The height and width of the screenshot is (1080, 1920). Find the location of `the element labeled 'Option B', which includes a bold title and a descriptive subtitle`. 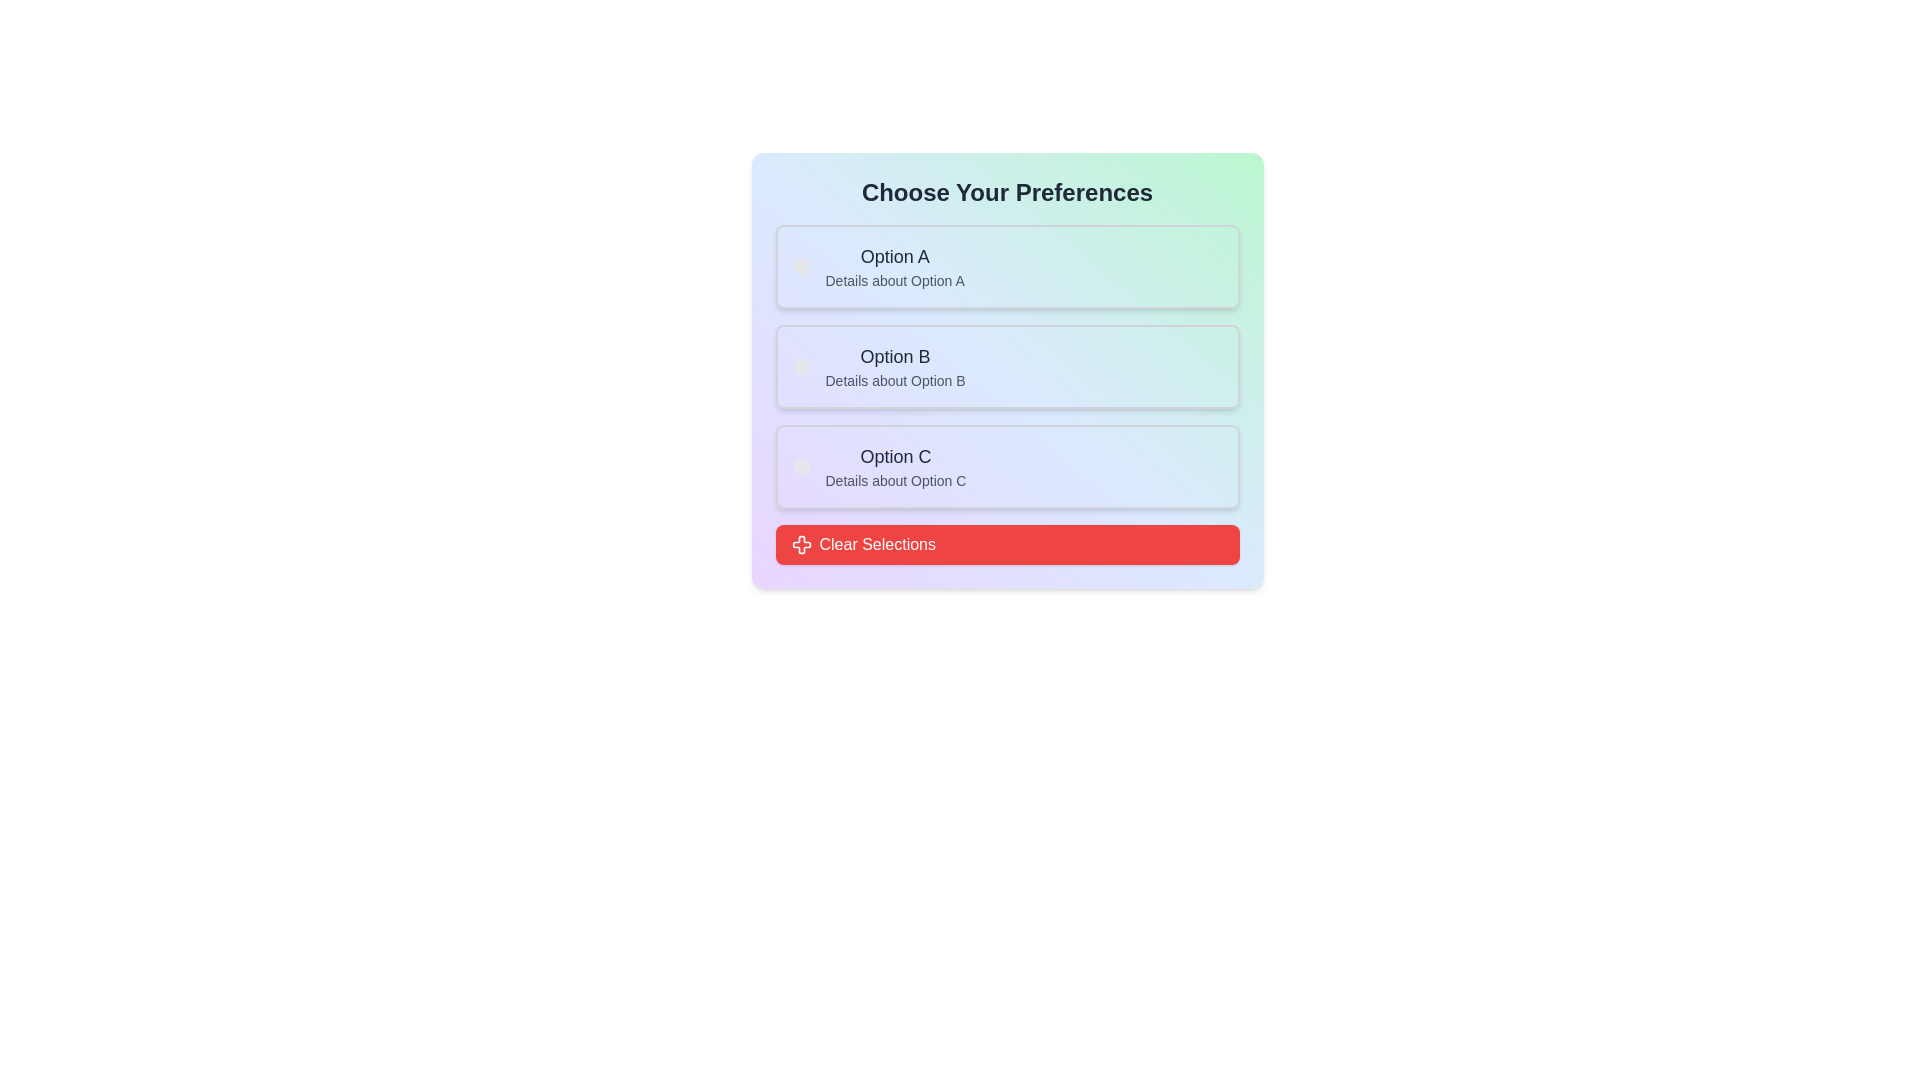

the element labeled 'Option B', which includes a bold title and a descriptive subtitle is located at coordinates (894, 366).